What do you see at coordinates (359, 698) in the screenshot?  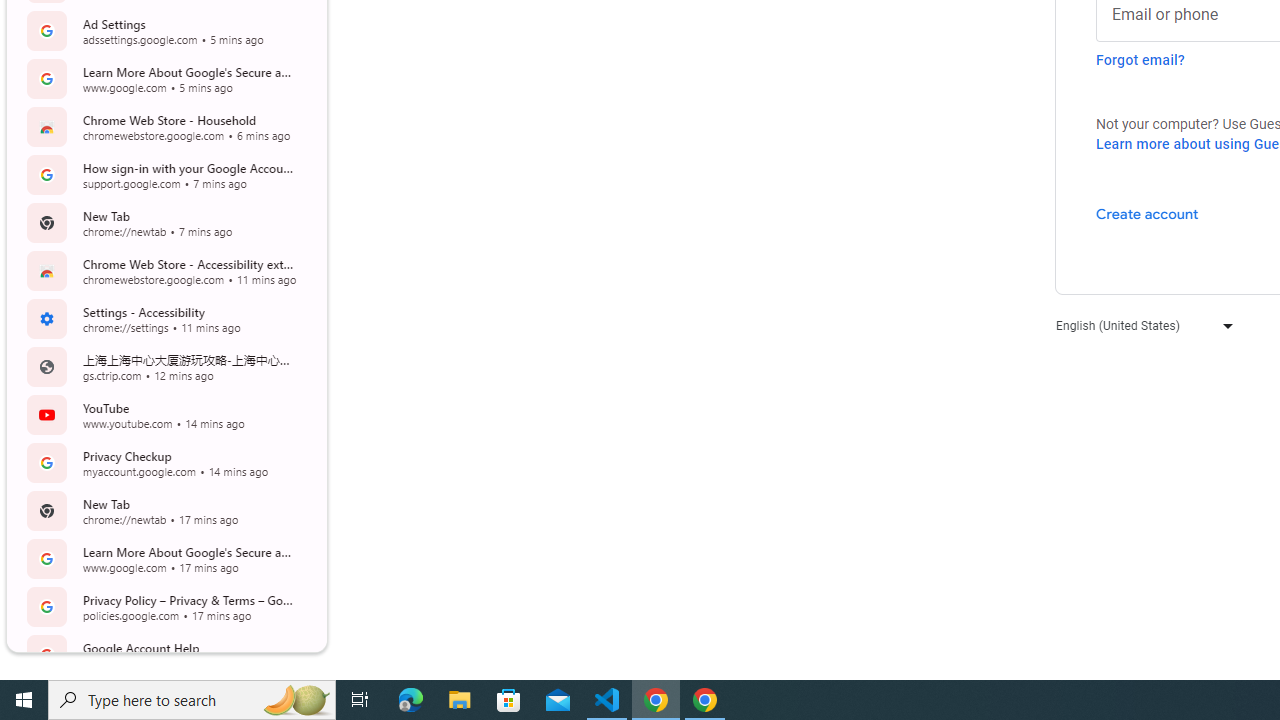 I see `'Task View'` at bounding box center [359, 698].